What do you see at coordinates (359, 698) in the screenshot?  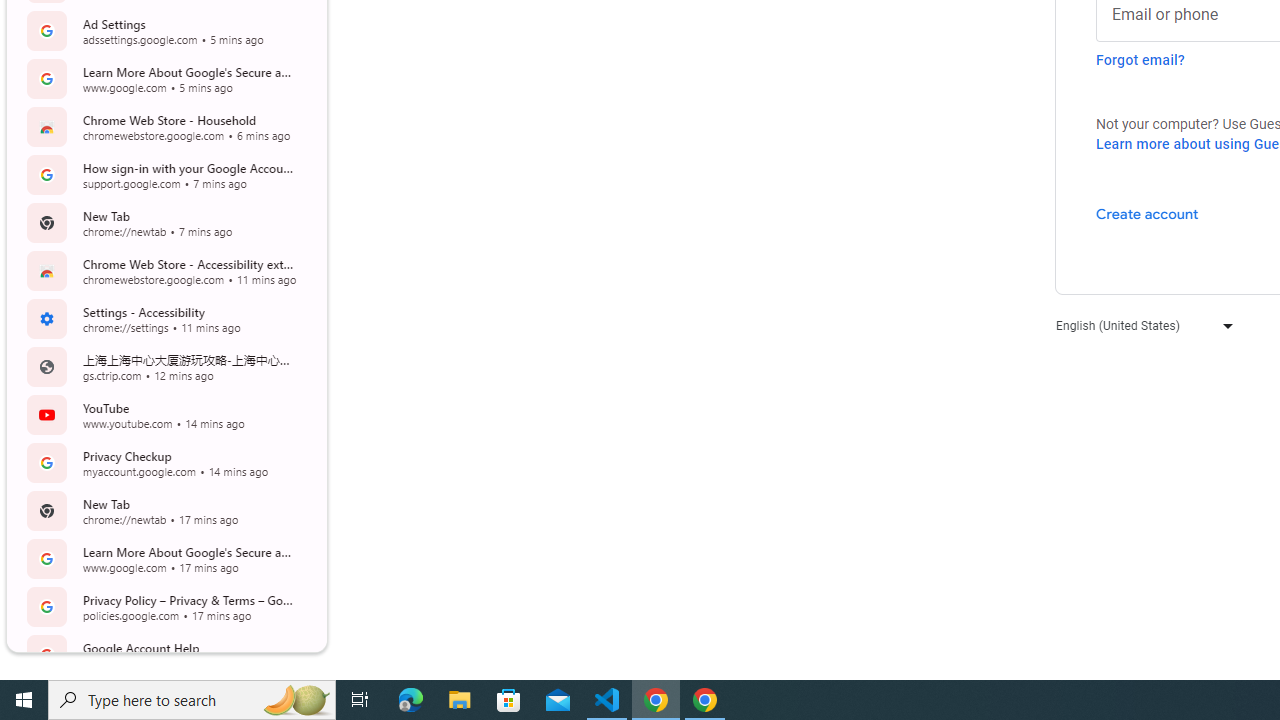 I see `'Task View'` at bounding box center [359, 698].